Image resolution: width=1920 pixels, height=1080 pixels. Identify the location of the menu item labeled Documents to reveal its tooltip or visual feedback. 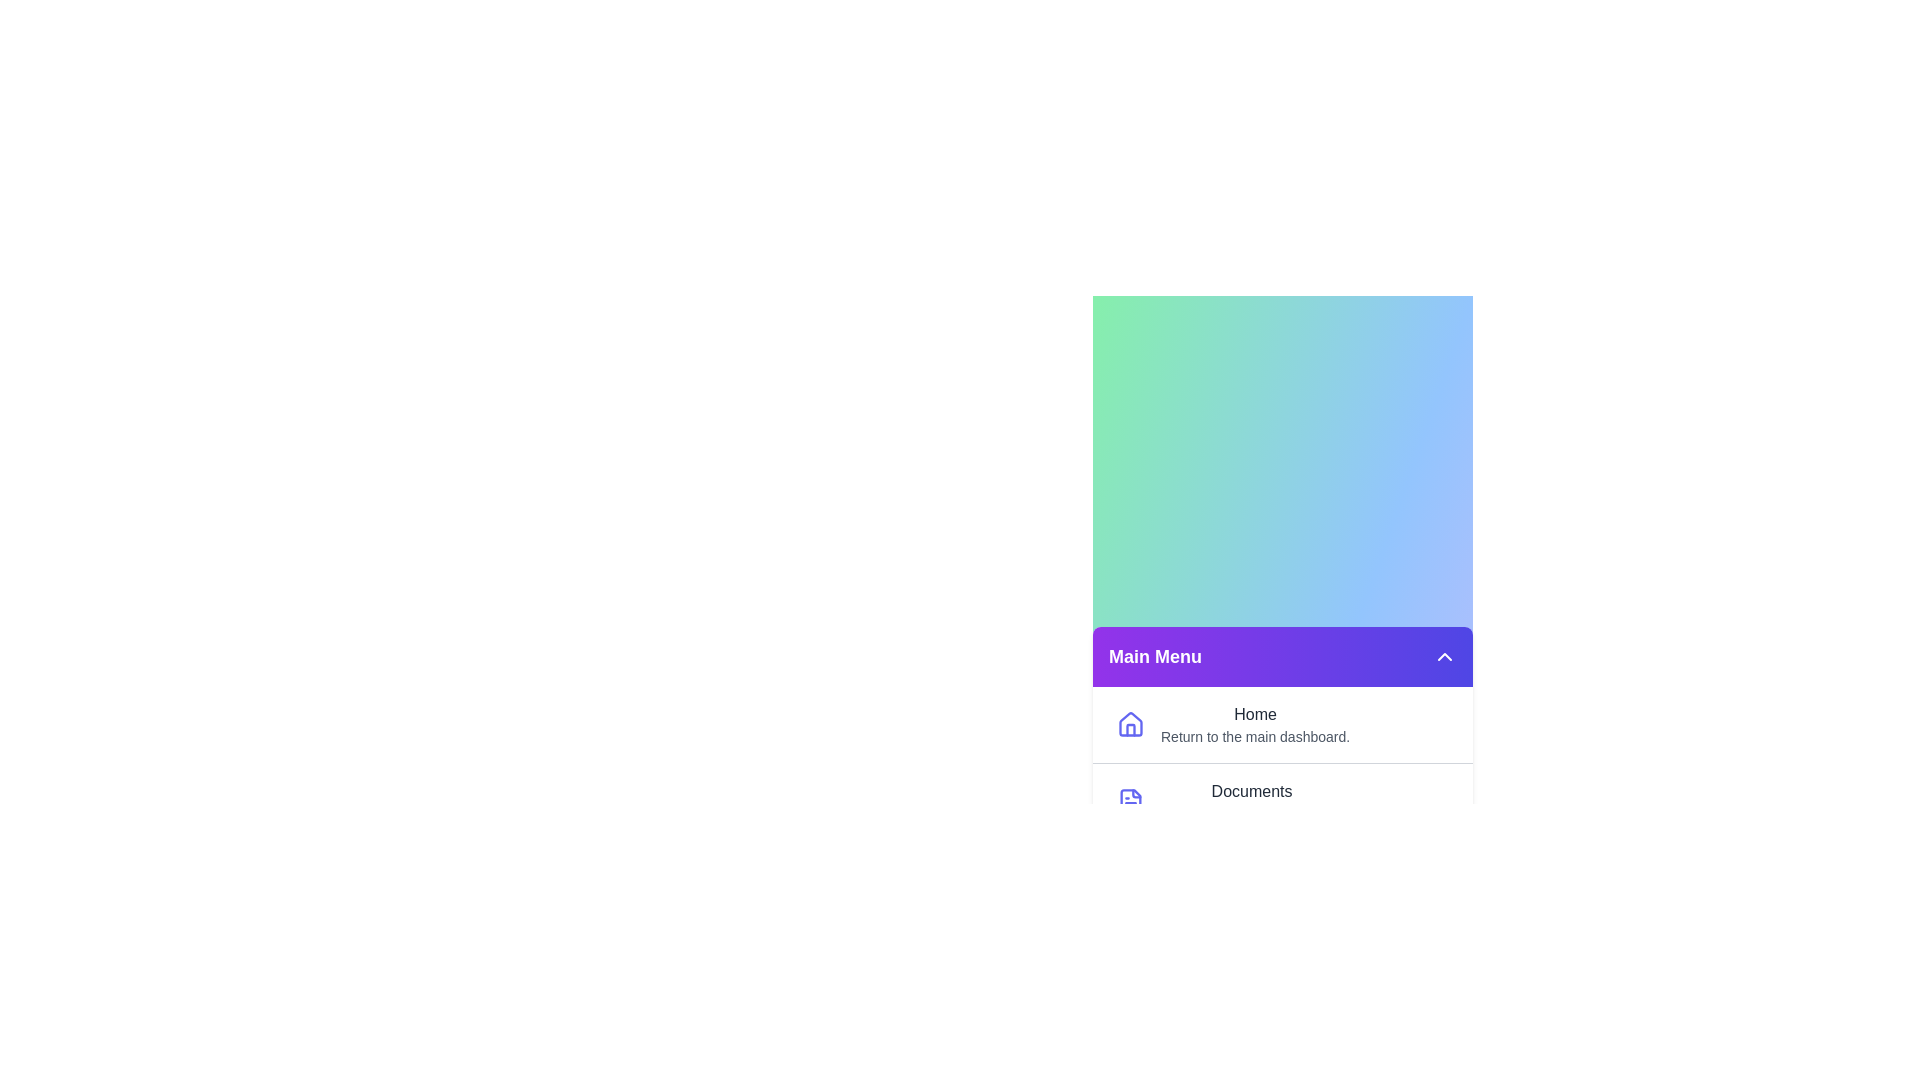
(1282, 800).